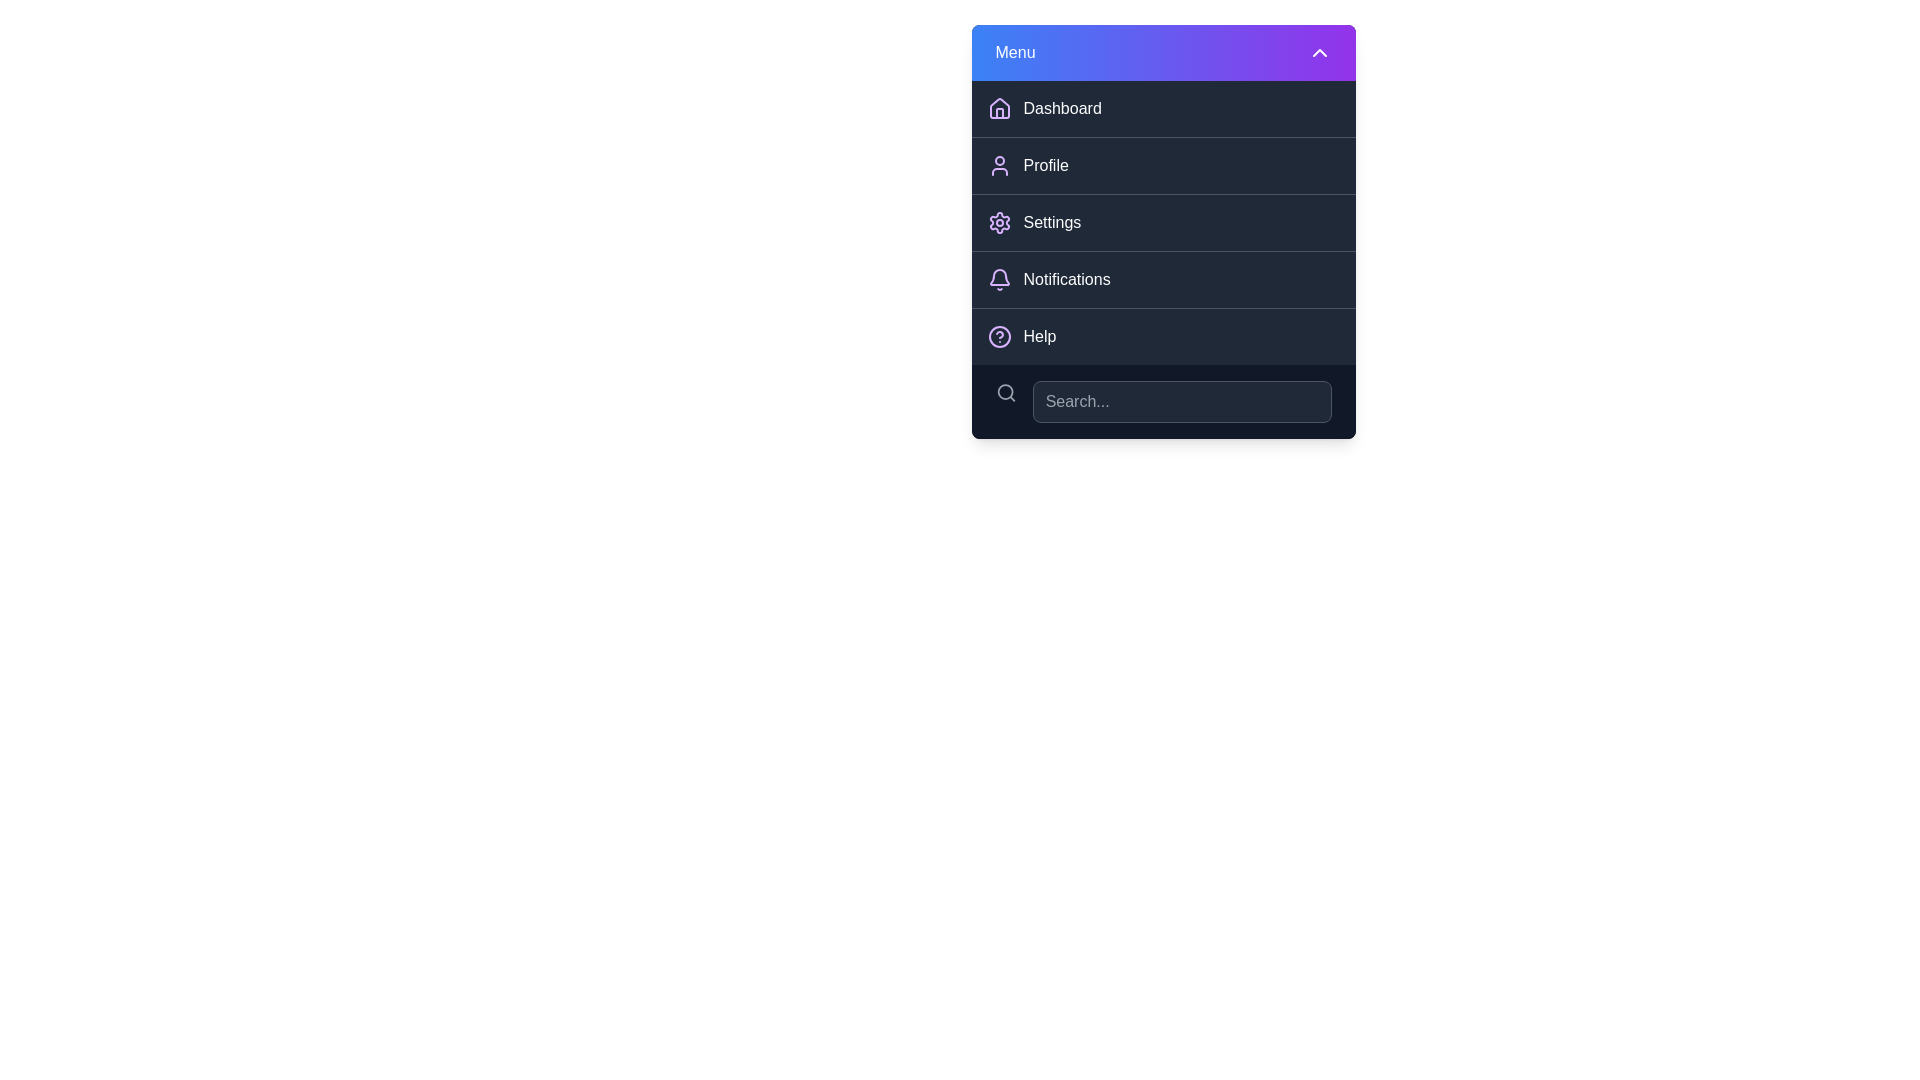 The width and height of the screenshot is (1920, 1080). What do you see at coordinates (1163, 335) in the screenshot?
I see `the help button located at the bottom right of the dropdown menu, which includes options like 'Dashboard', 'Profile', 'Settings', and 'Notifications'` at bounding box center [1163, 335].